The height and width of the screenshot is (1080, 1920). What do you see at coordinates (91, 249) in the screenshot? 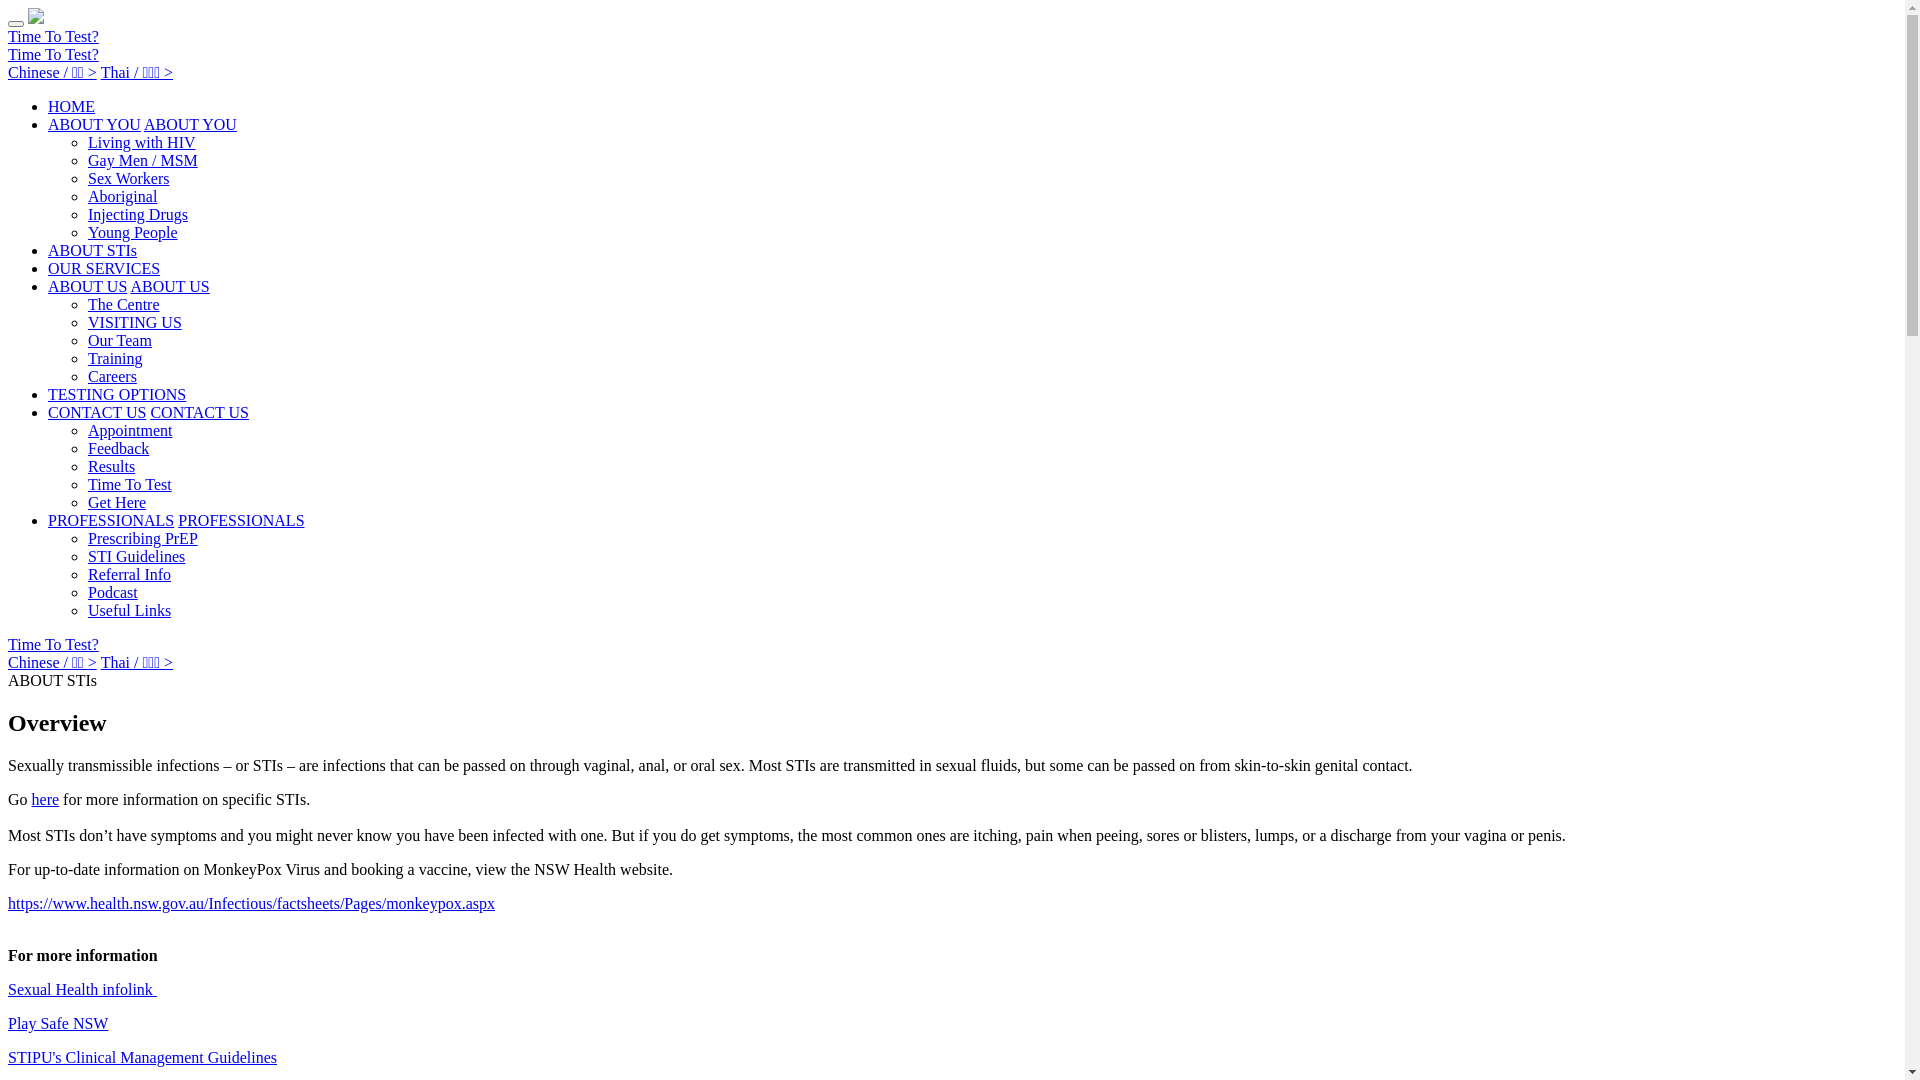
I see `'ABOUT STIs'` at bounding box center [91, 249].